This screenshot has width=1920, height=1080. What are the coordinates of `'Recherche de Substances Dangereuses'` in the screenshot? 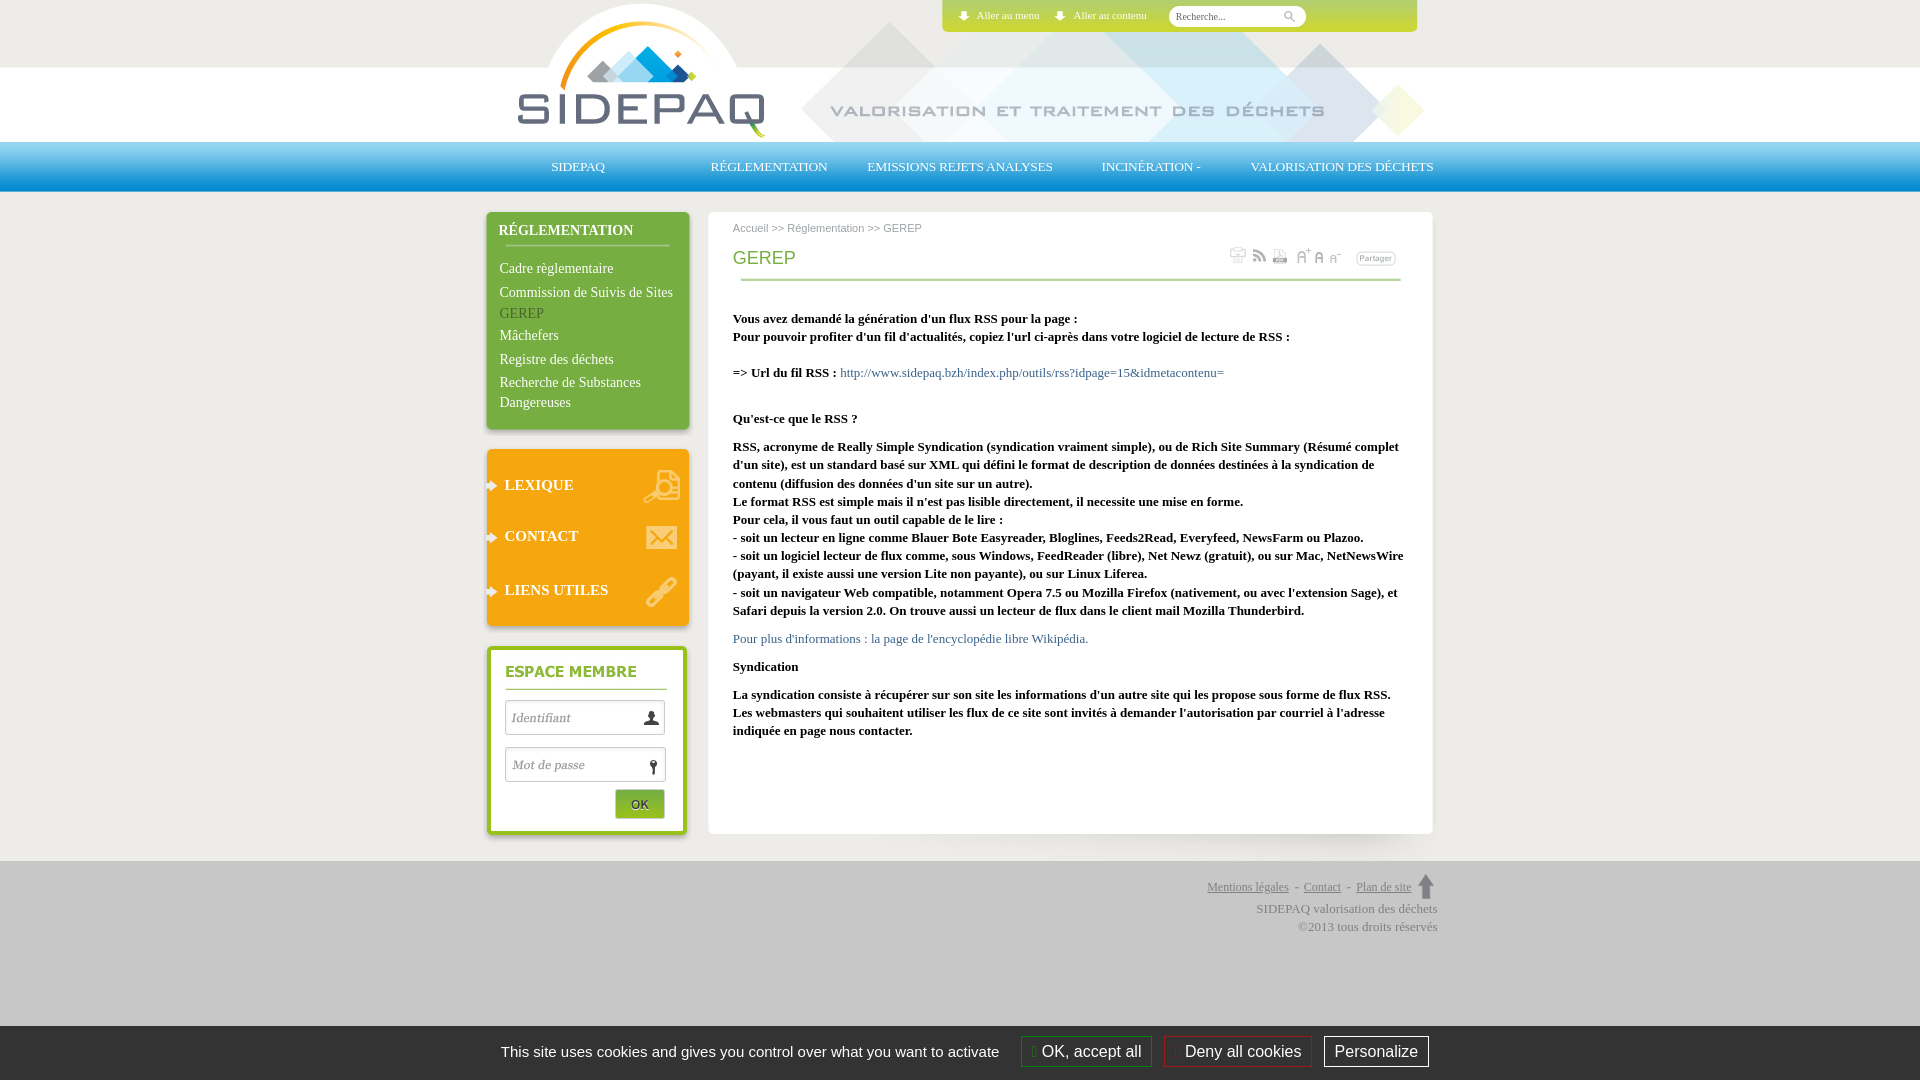 It's located at (499, 392).